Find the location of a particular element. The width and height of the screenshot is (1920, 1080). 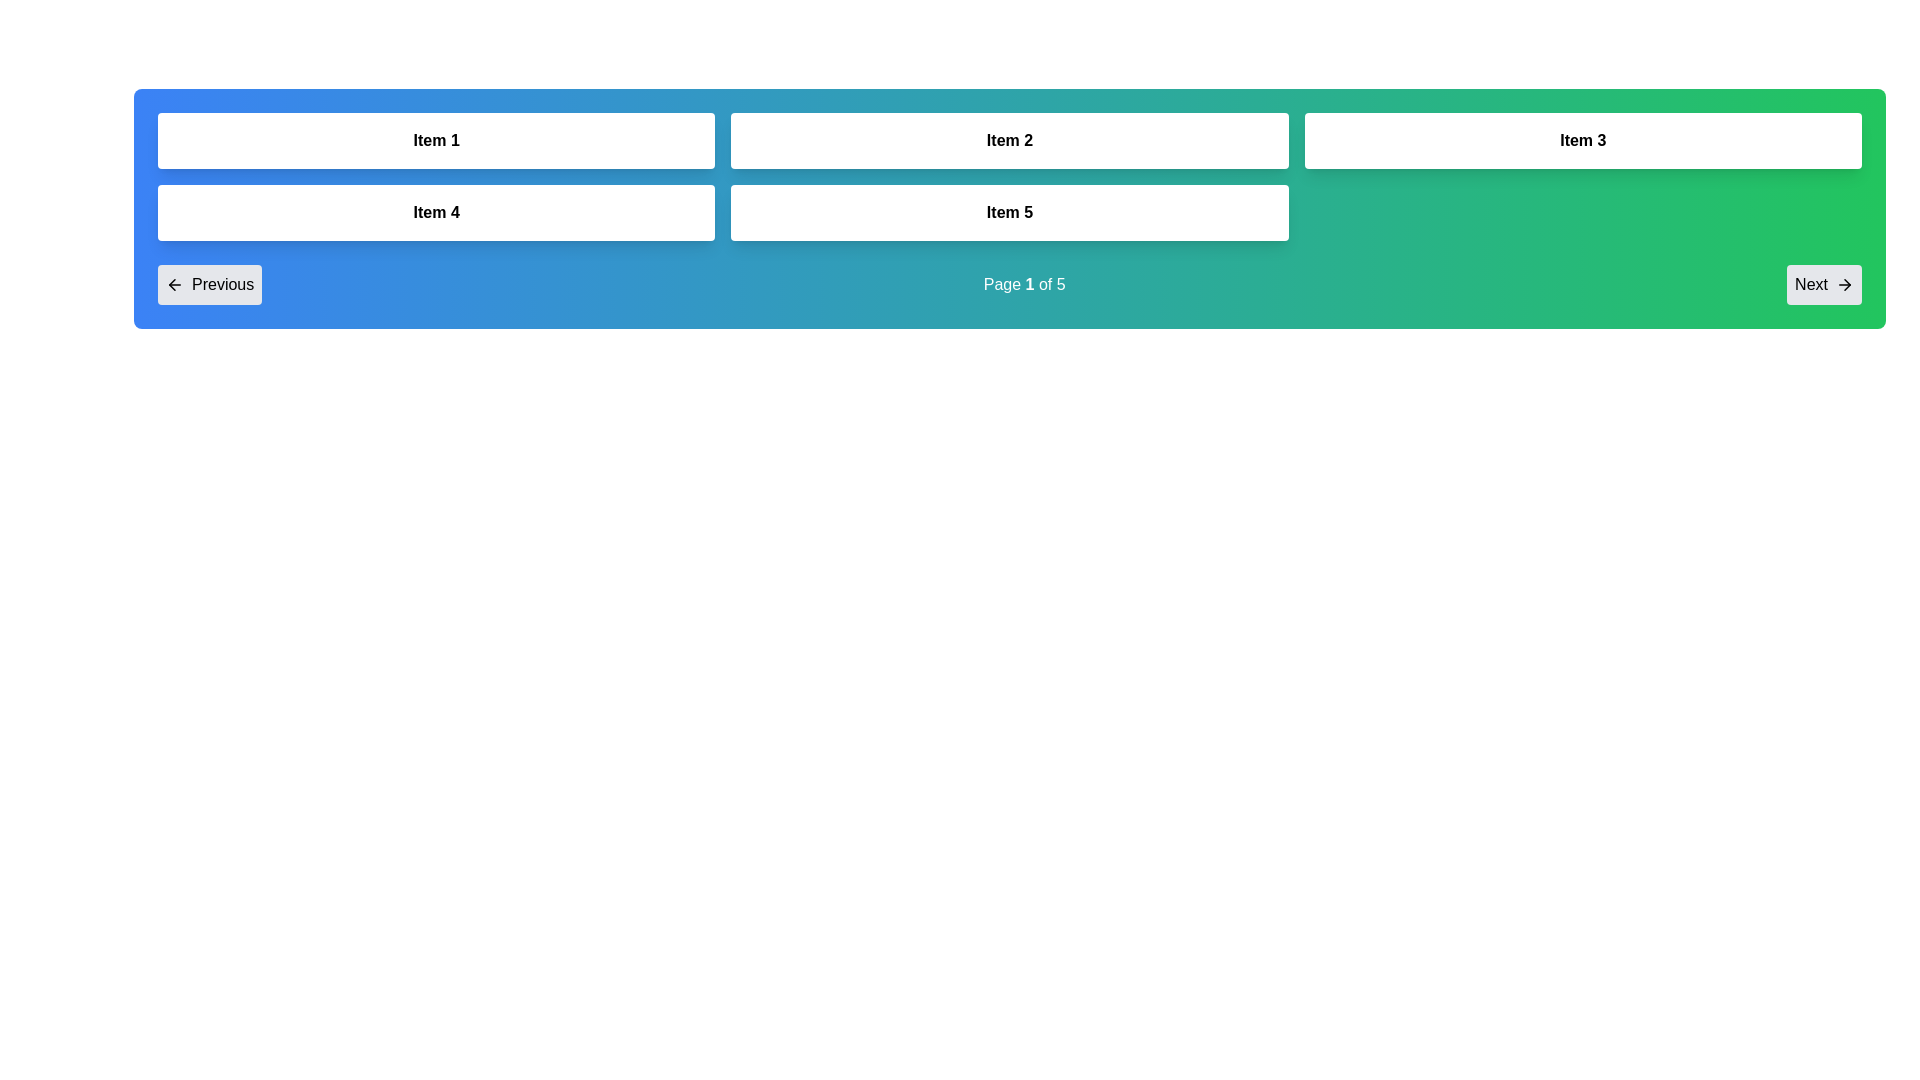

the rectangular button labeled 'Item 3' with a white background and slightly rounded corners is located at coordinates (1582, 140).